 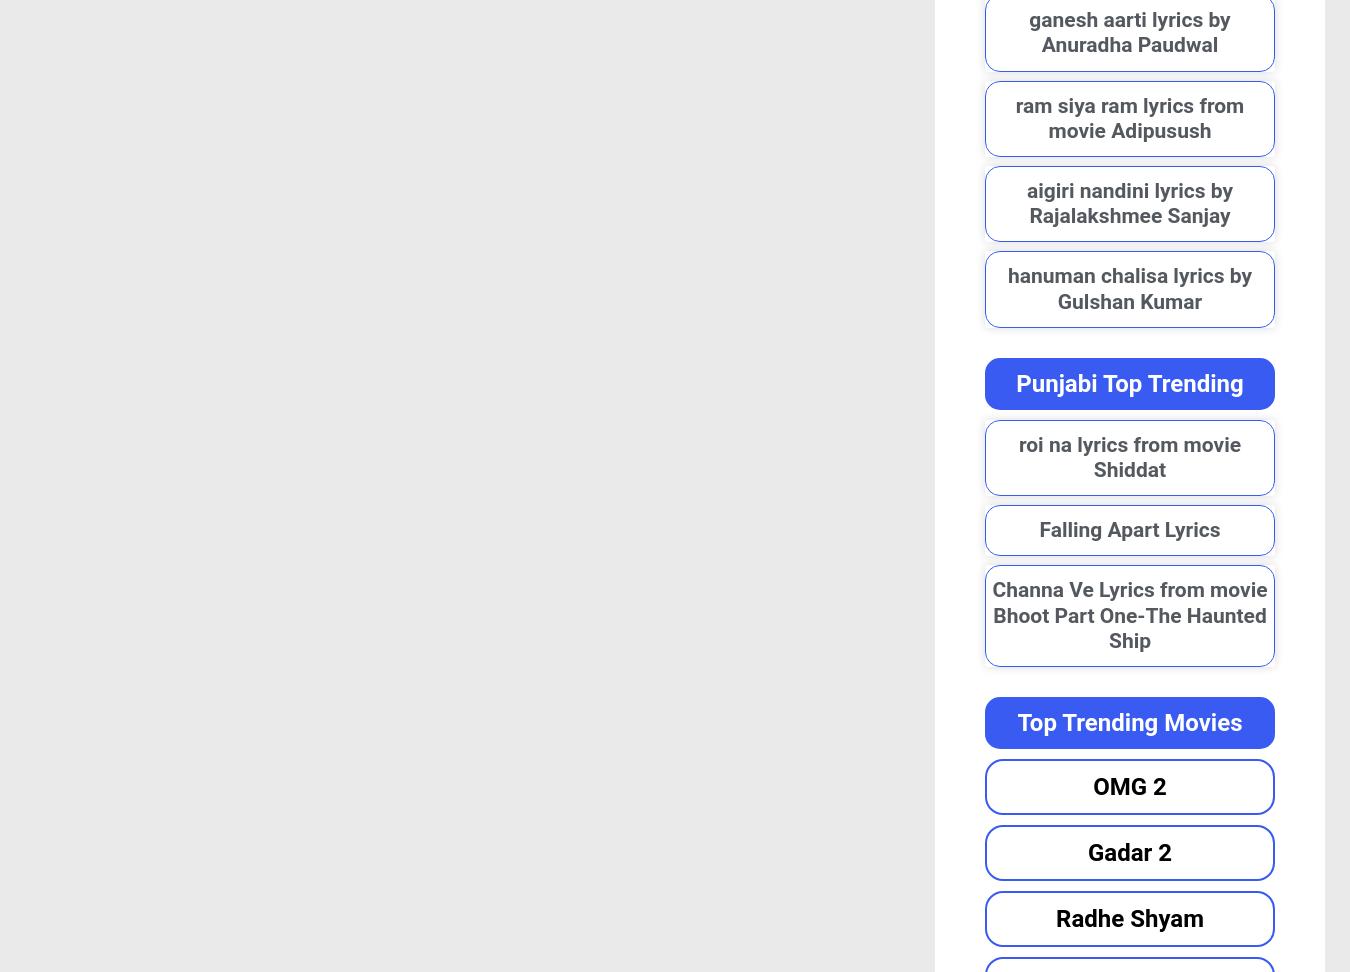 I want to click on 'Radhe Shyam', so click(x=1128, y=916).